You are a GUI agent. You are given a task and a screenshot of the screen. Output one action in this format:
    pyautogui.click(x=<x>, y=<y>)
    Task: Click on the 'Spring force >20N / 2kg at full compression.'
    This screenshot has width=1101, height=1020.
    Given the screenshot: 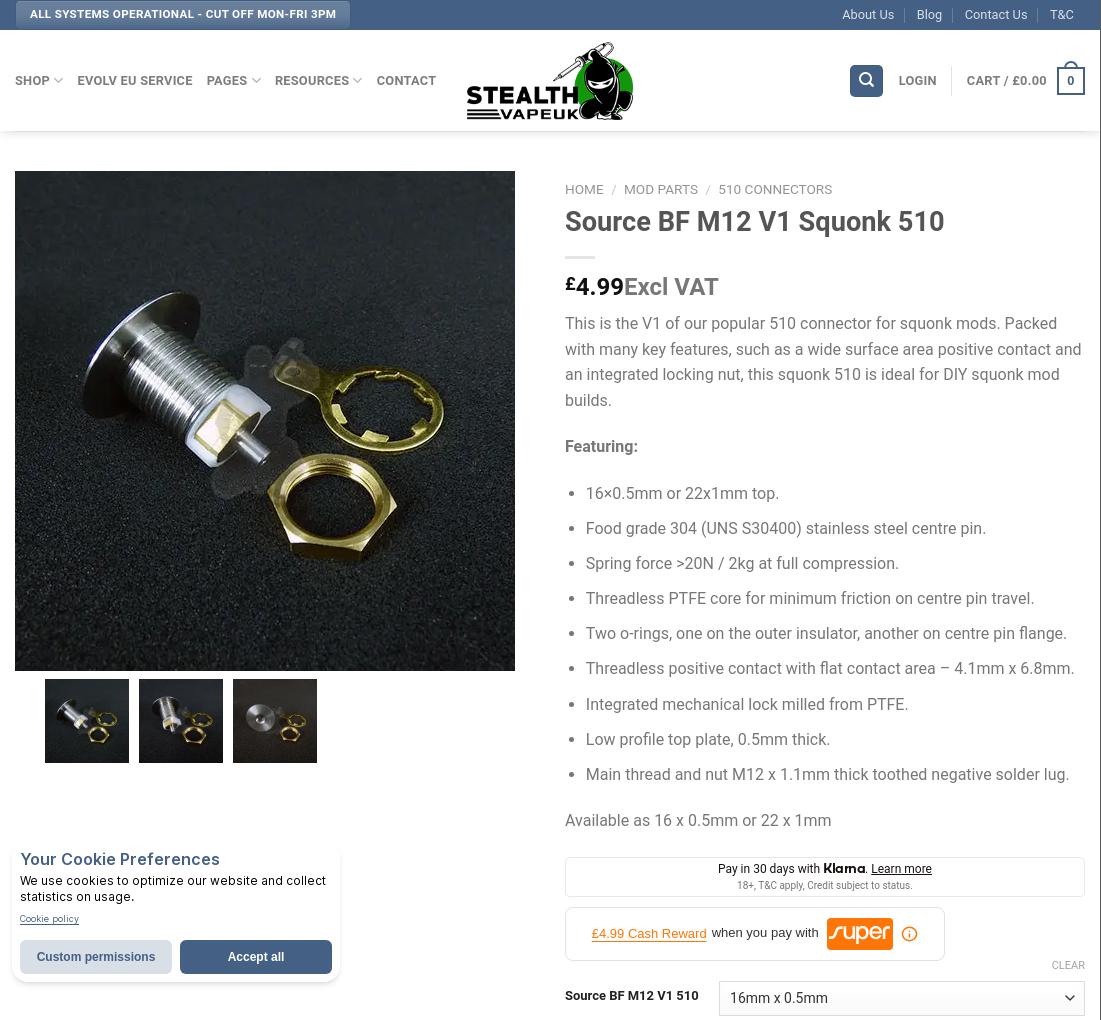 What is the action you would take?
    pyautogui.click(x=740, y=562)
    